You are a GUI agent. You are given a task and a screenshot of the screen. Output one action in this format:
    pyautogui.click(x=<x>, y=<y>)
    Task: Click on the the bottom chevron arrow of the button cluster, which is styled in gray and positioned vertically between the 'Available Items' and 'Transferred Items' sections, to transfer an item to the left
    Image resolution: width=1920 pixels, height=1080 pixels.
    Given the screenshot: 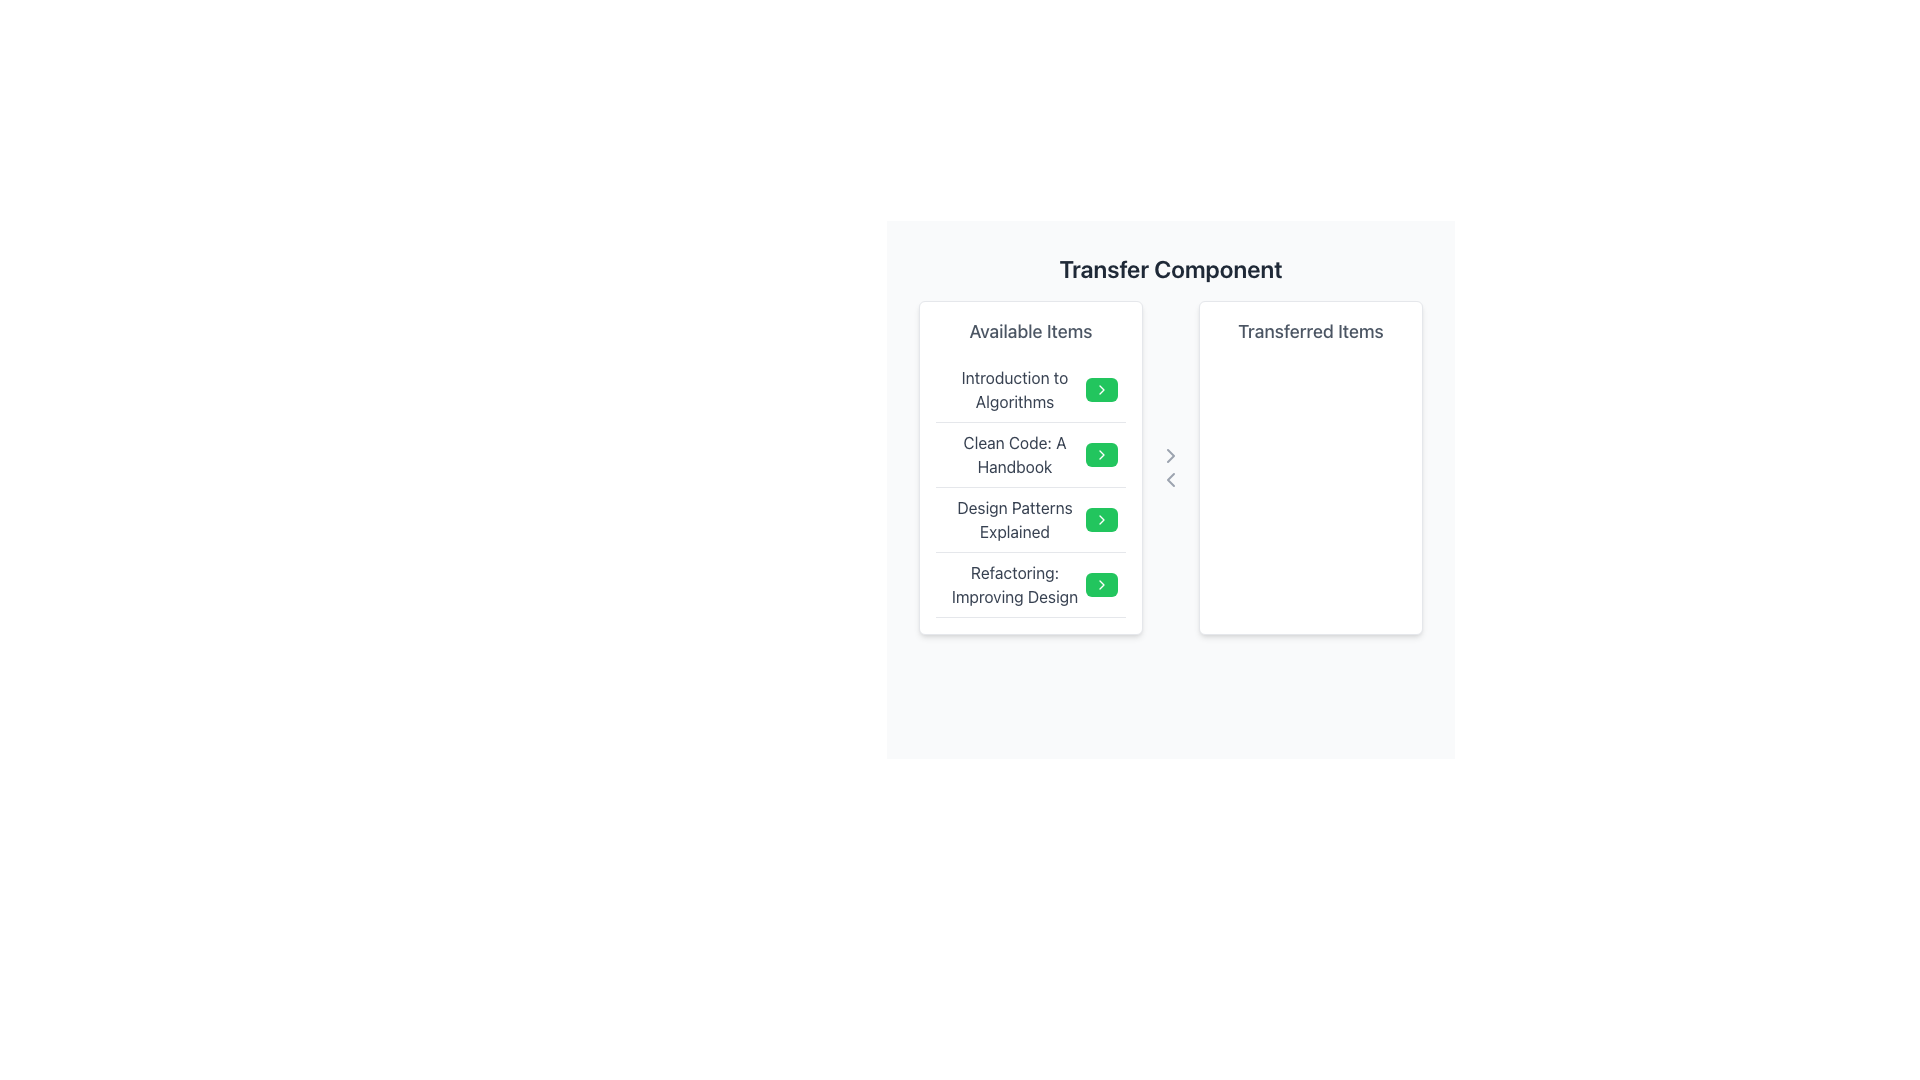 What is the action you would take?
    pyautogui.click(x=1171, y=467)
    